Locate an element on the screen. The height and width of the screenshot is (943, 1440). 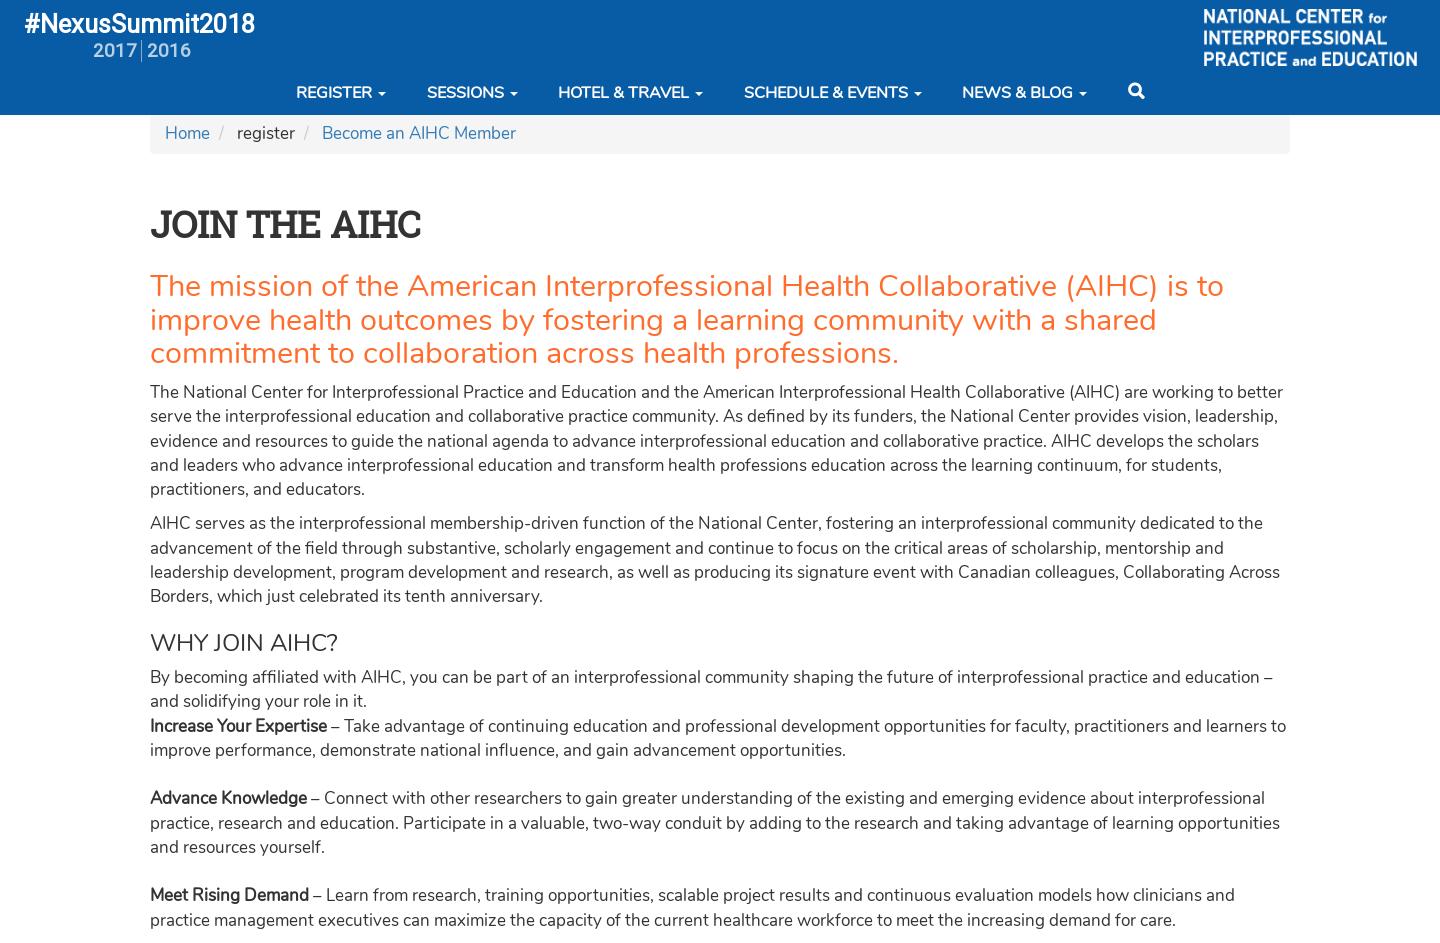
'Advance Knowledge' is located at coordinates (228, 797).